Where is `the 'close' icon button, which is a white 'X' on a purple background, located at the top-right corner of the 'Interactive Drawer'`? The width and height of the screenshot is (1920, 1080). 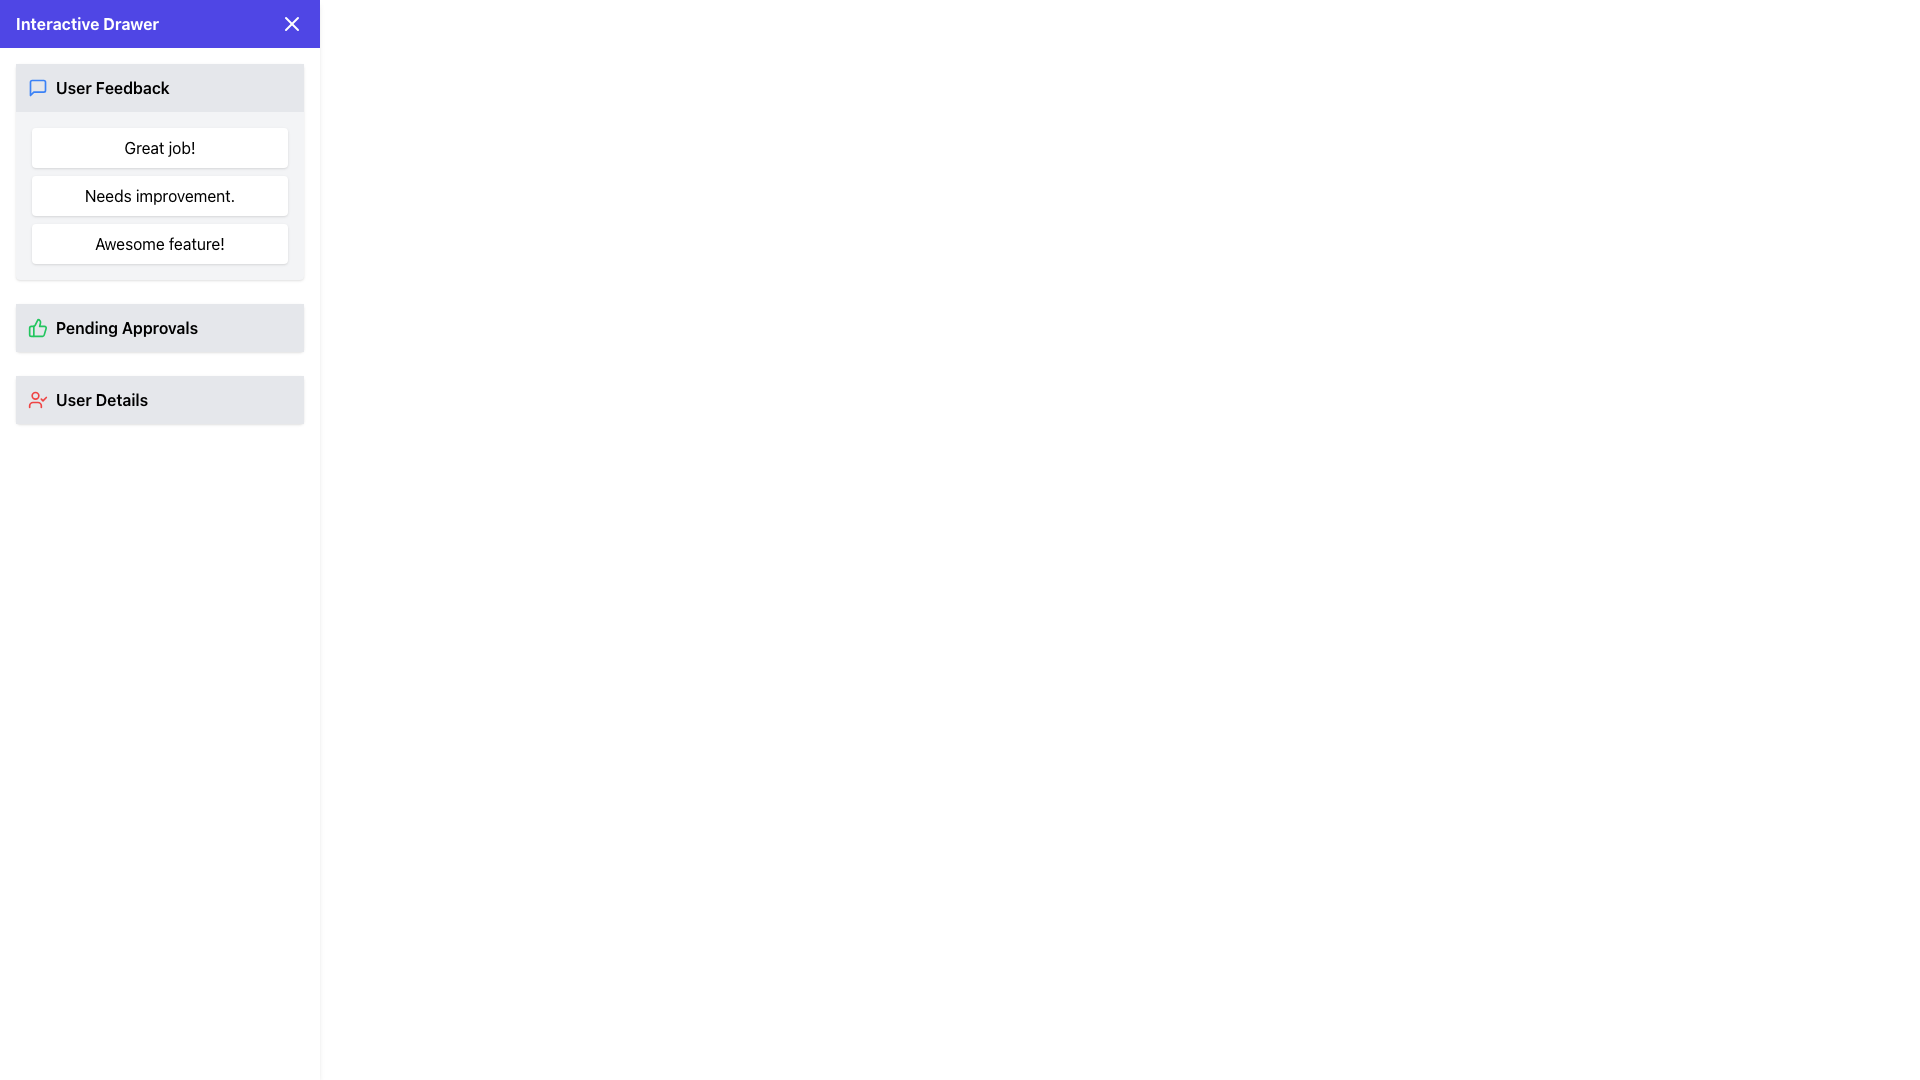
the 'close' icon button, which is a white 'X' on a purple background, located at the top-right corner of the 'Interactive Drawer' is located at coordinates (291, 23).